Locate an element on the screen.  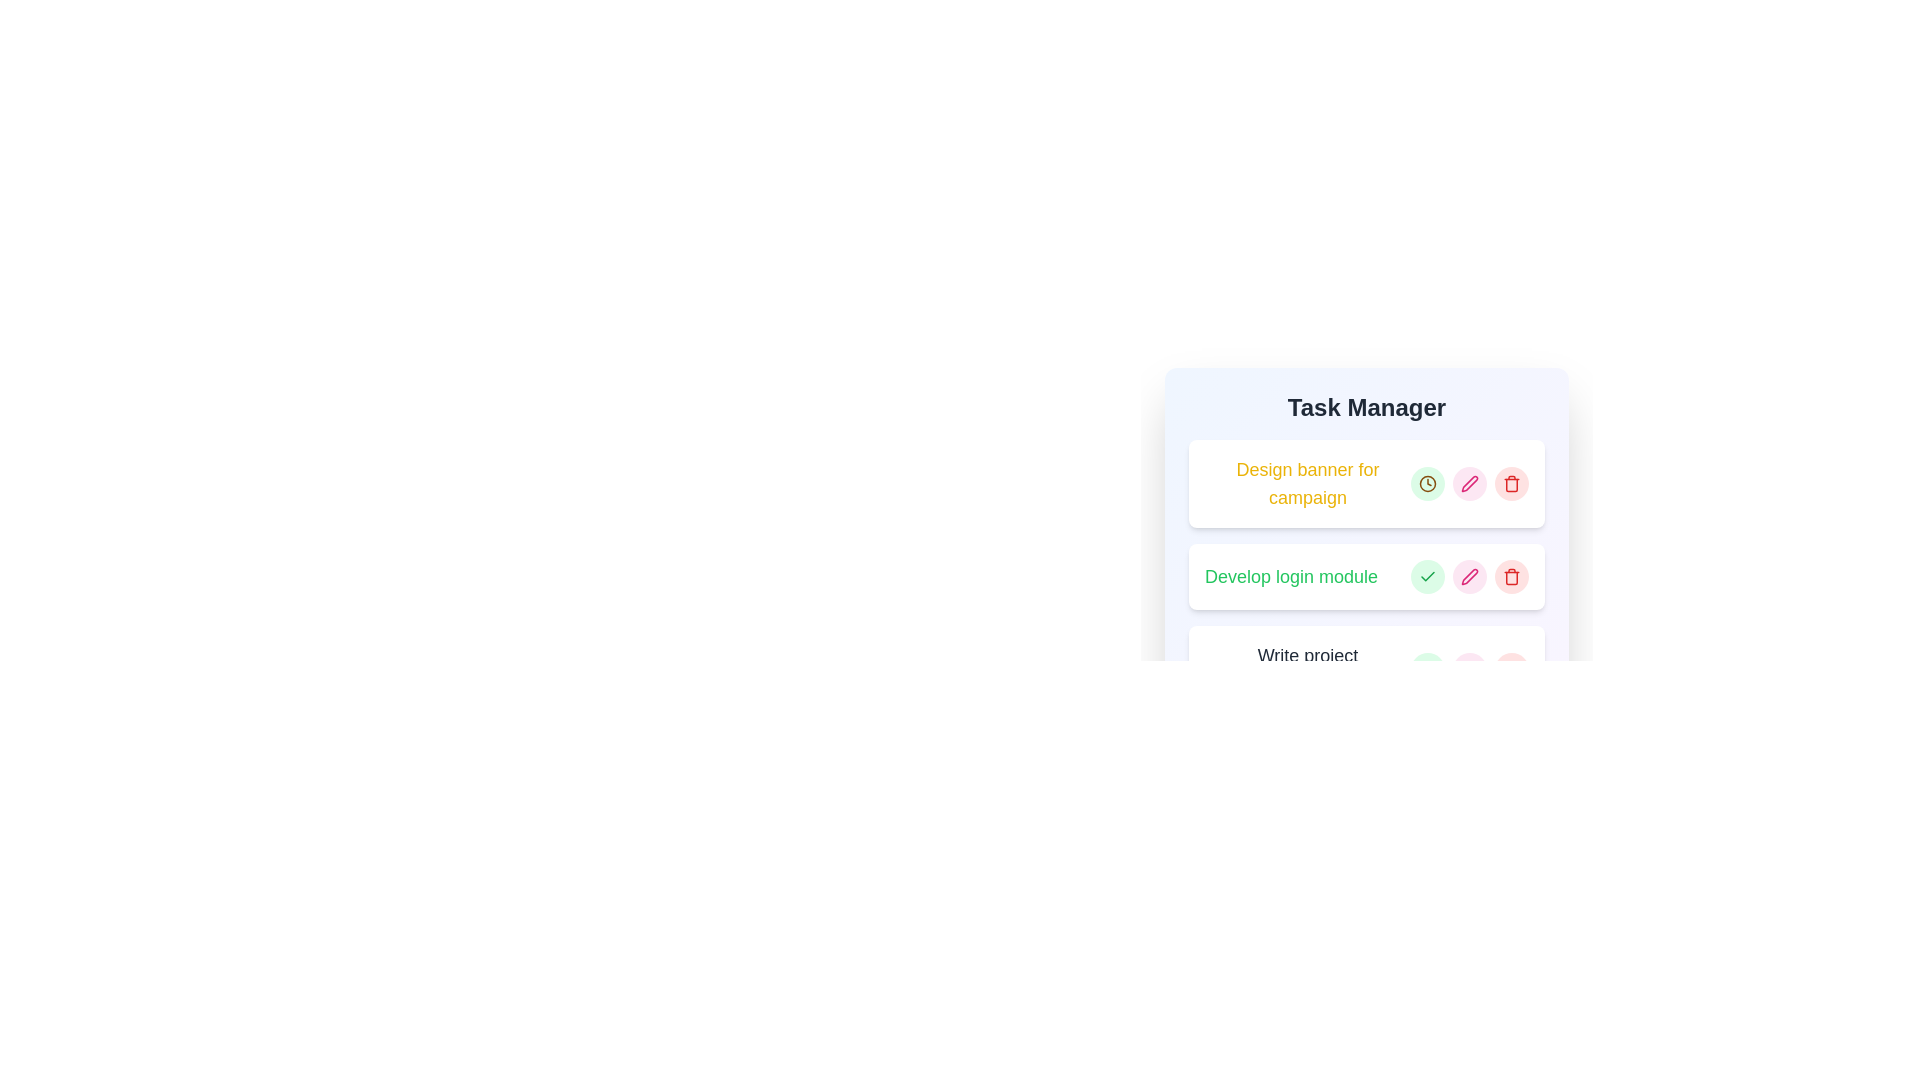
the pink pen or pencil icon located on the right-hand side of the second task item in the 'Task Manager' interface is located at coordinates (1469, 577).